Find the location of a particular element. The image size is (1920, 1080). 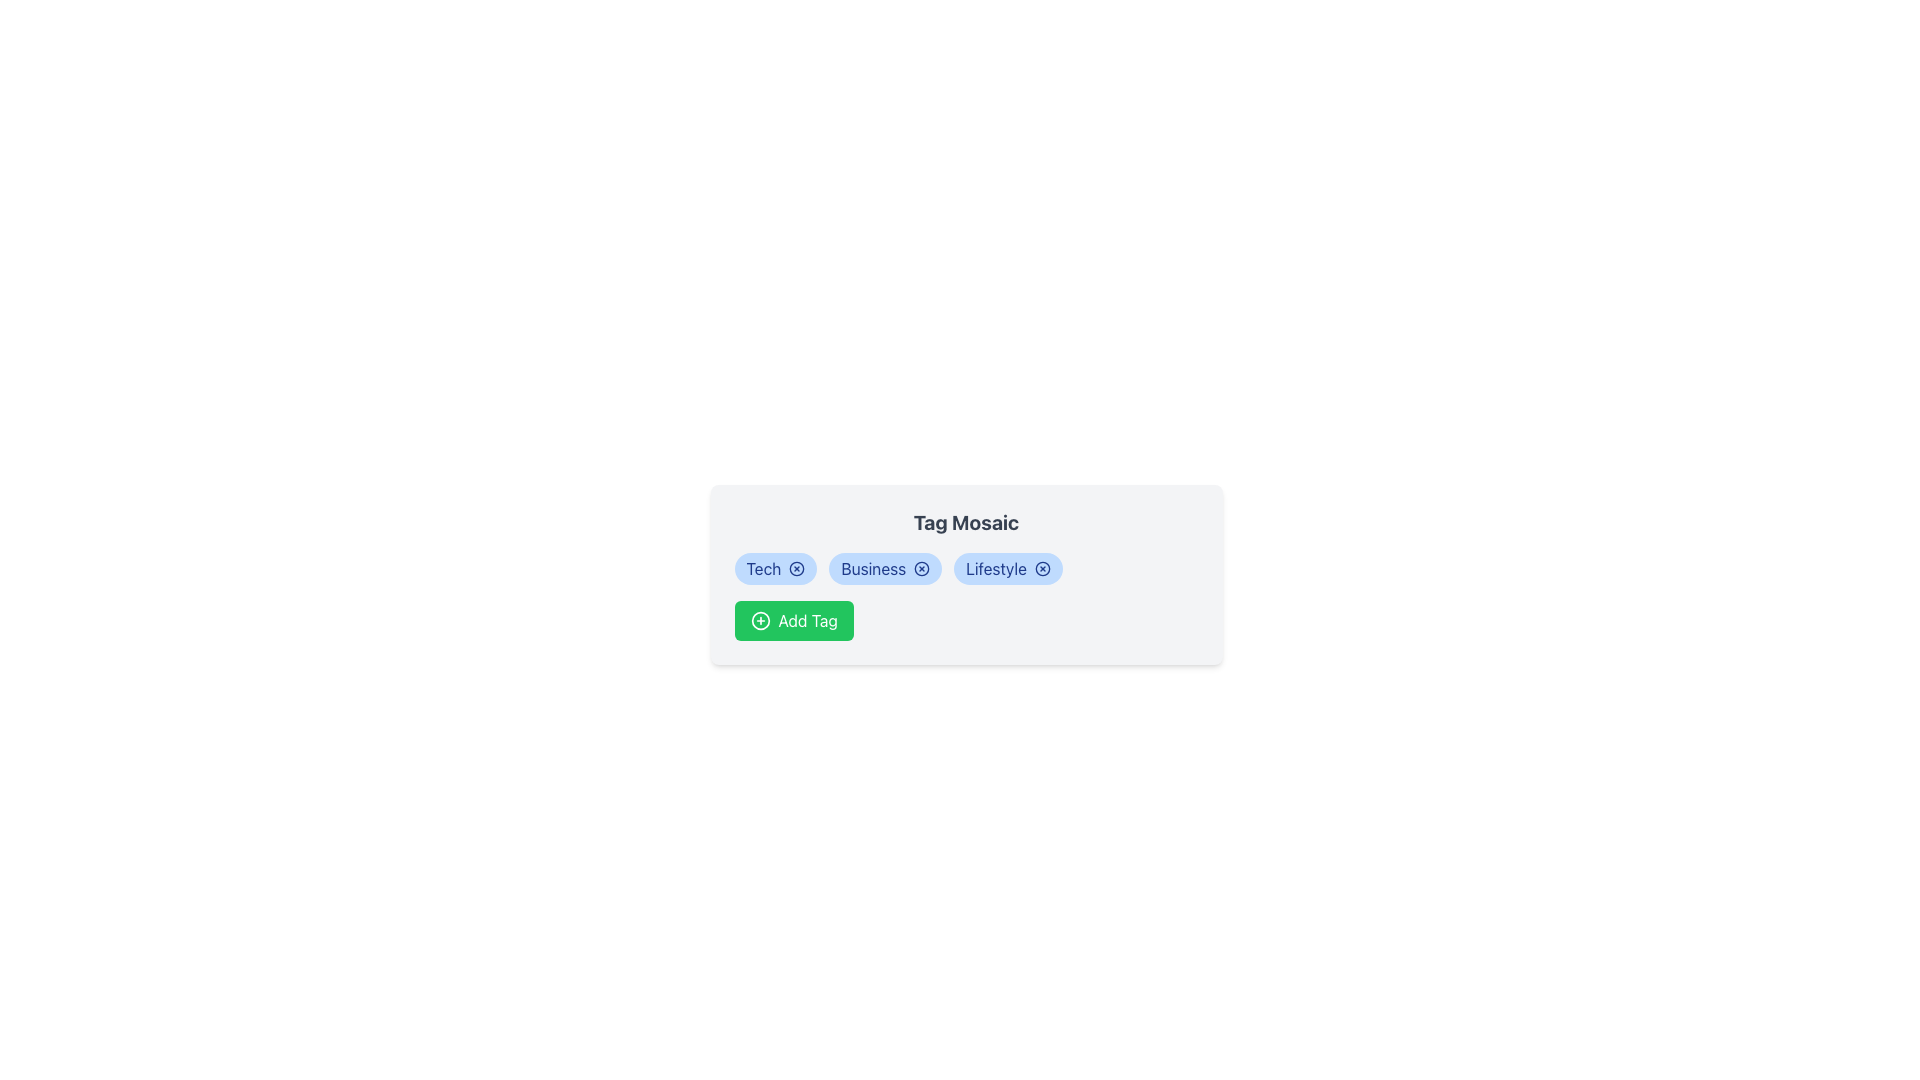

the inner circle of the 'x-circle' icon located next to the 'Lifestyle' tag is located at coordinates (1041, 569).